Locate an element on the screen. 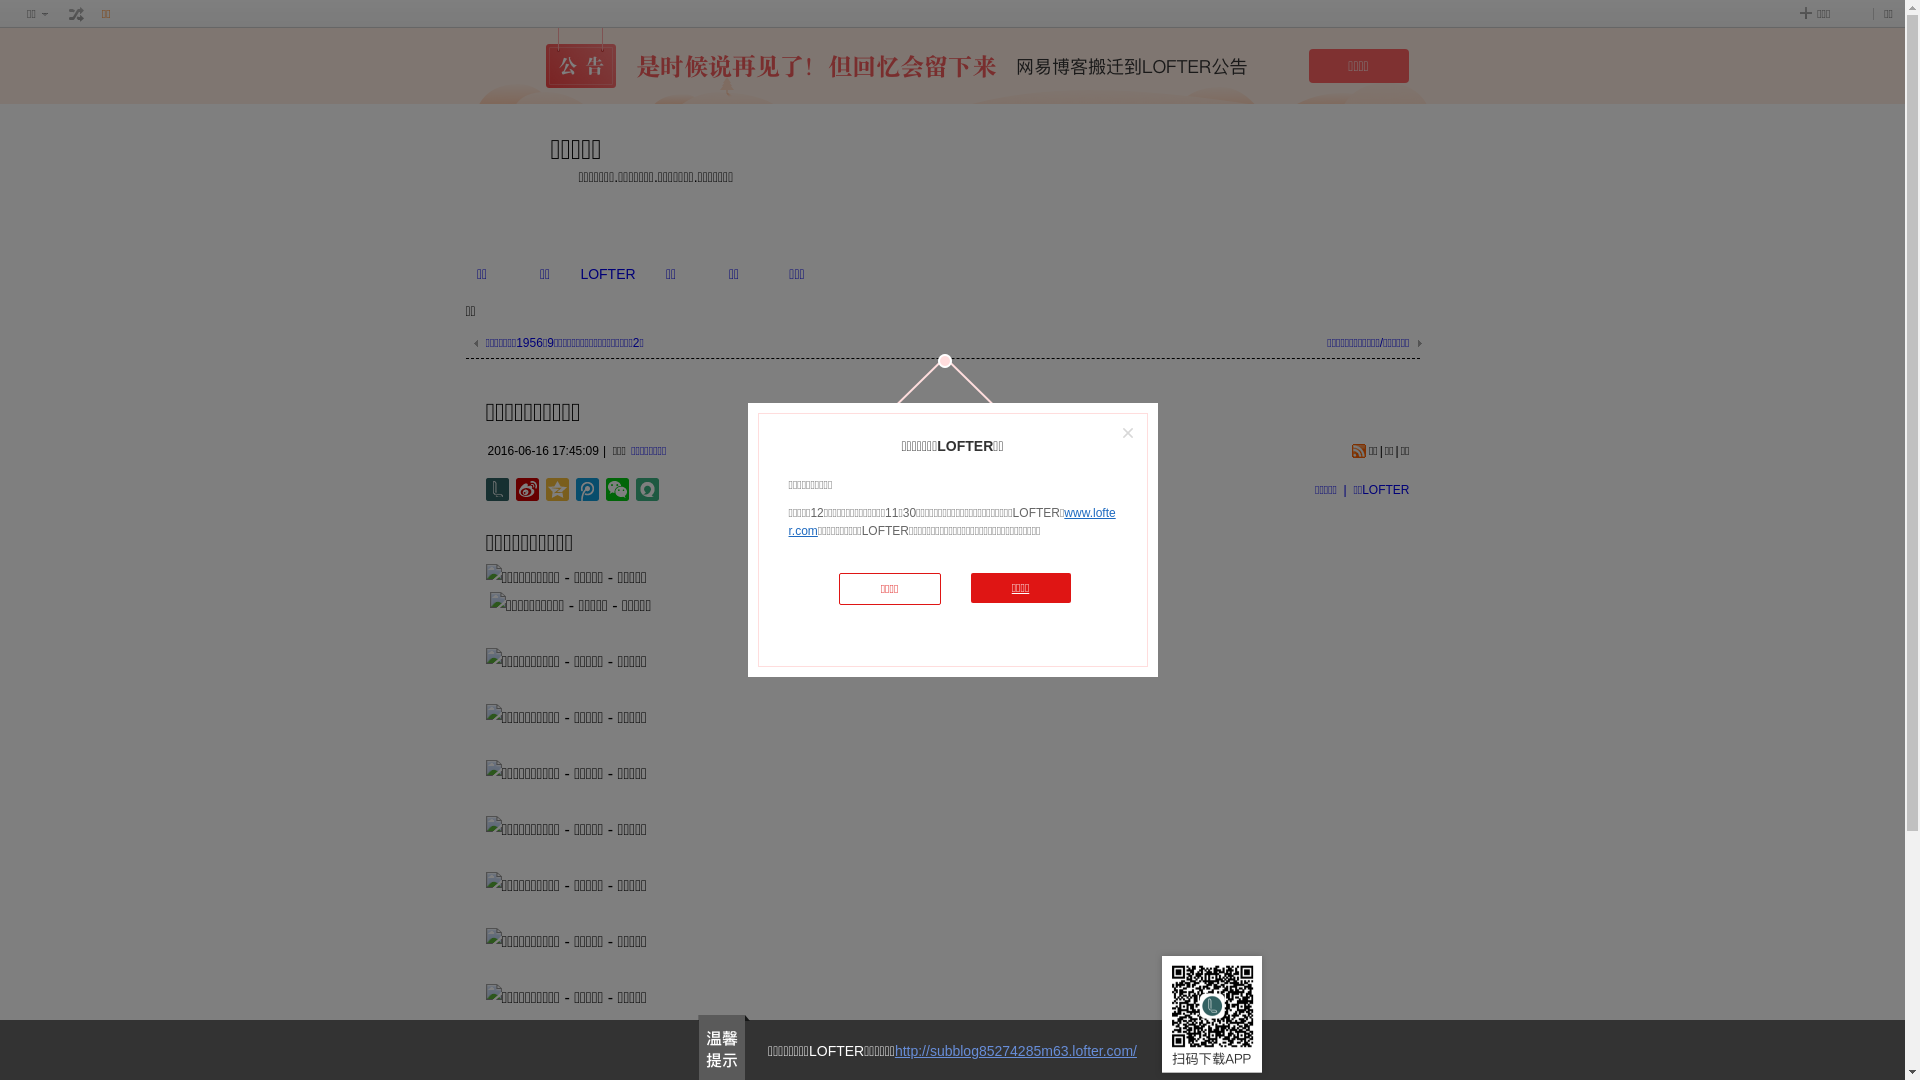  'LOFTER' is located at coordinates (606, 273).